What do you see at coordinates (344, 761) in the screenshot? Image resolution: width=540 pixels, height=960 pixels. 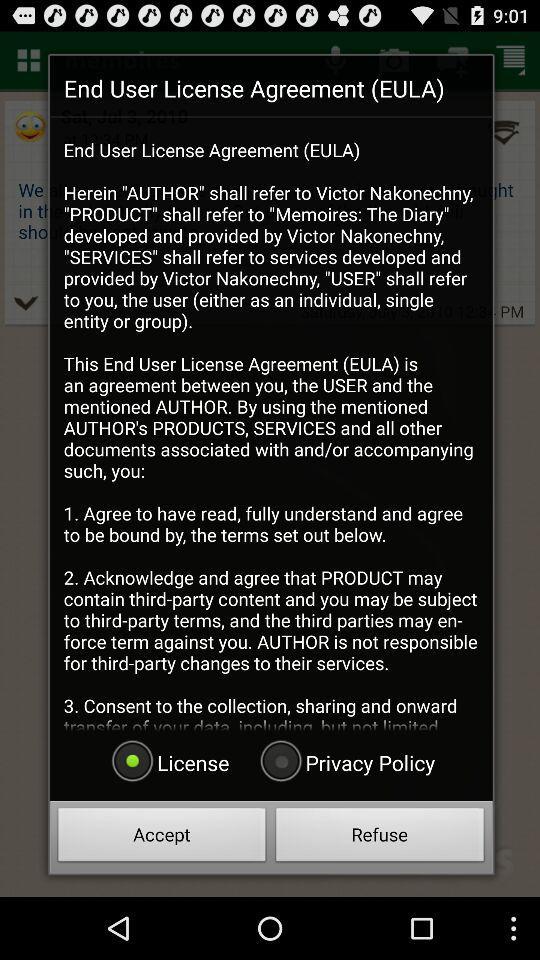 I see `radio button to the right of the license item` at bounding box center [344, 761].